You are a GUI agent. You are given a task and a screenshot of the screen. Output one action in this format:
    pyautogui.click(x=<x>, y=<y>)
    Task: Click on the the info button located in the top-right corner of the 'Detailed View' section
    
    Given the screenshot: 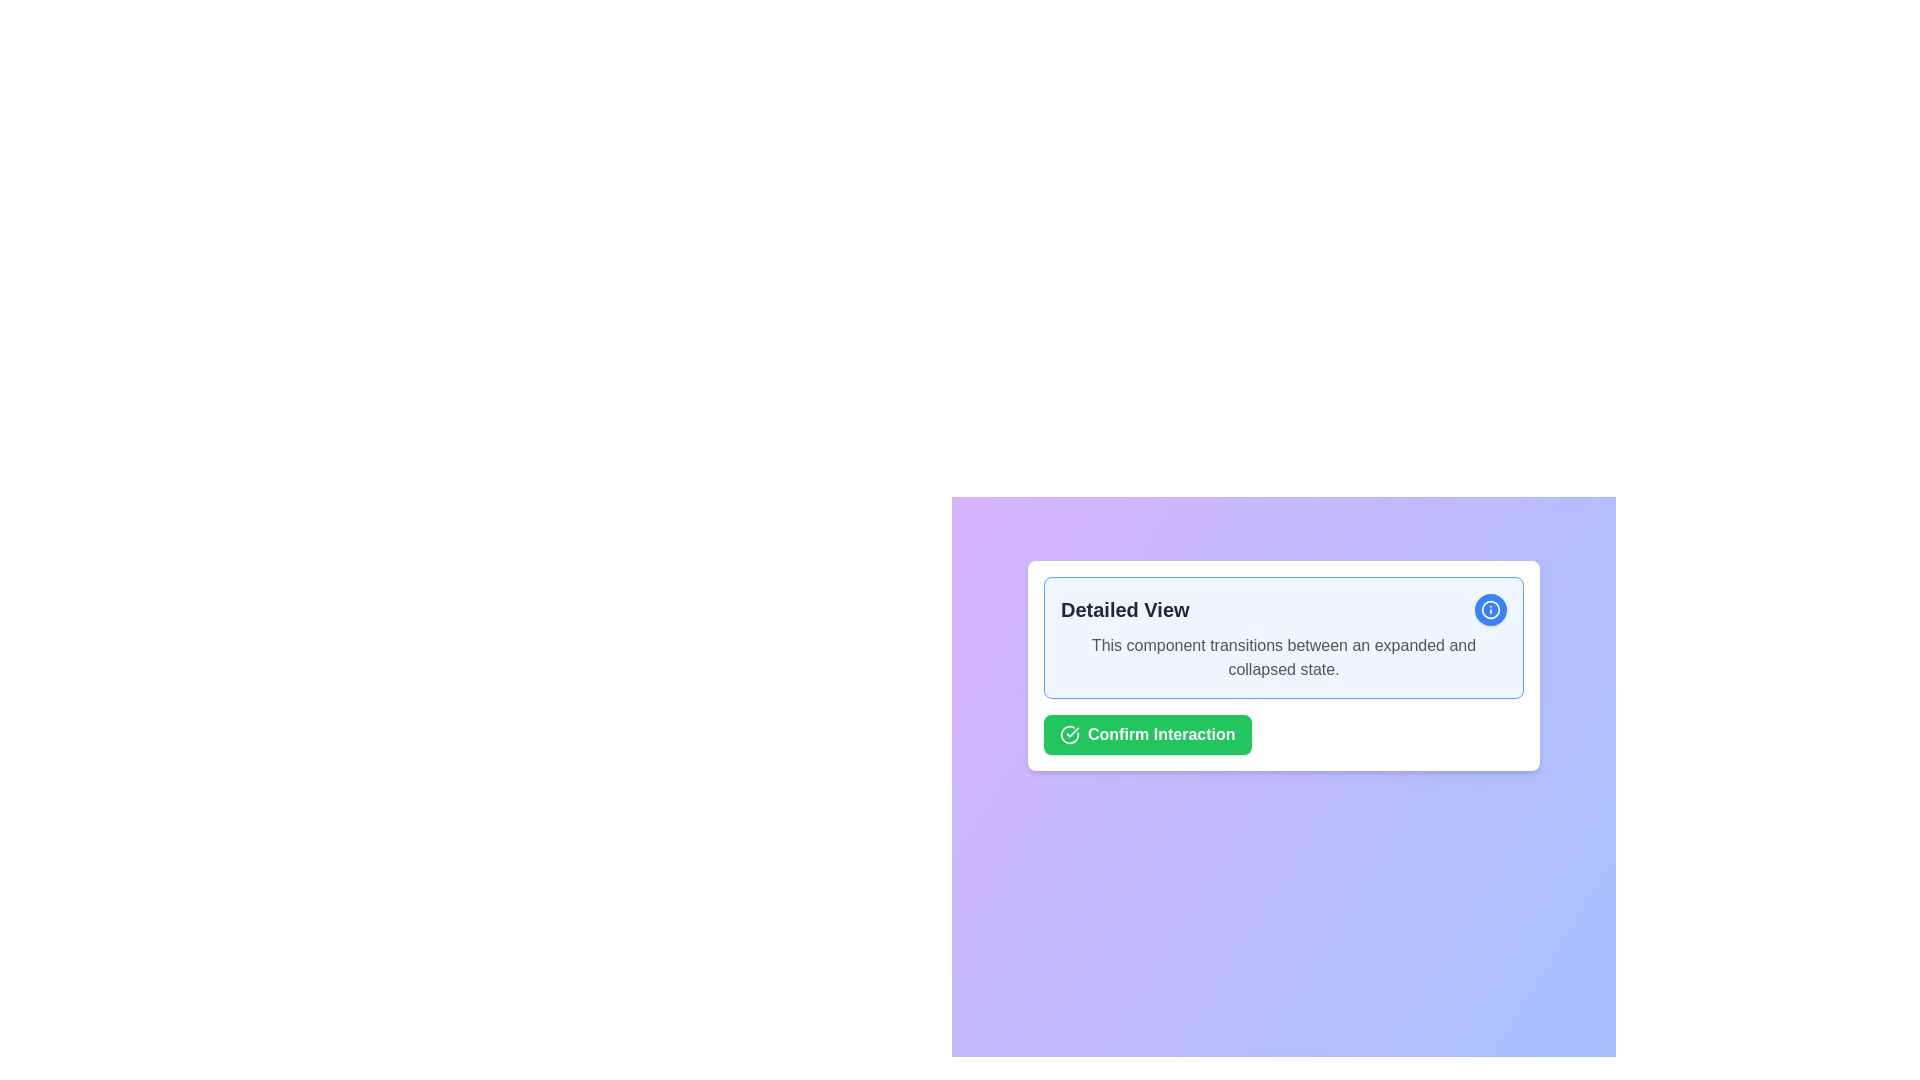 What is the action you would take?
    pyautogui.click(x=1491, y=608)
    